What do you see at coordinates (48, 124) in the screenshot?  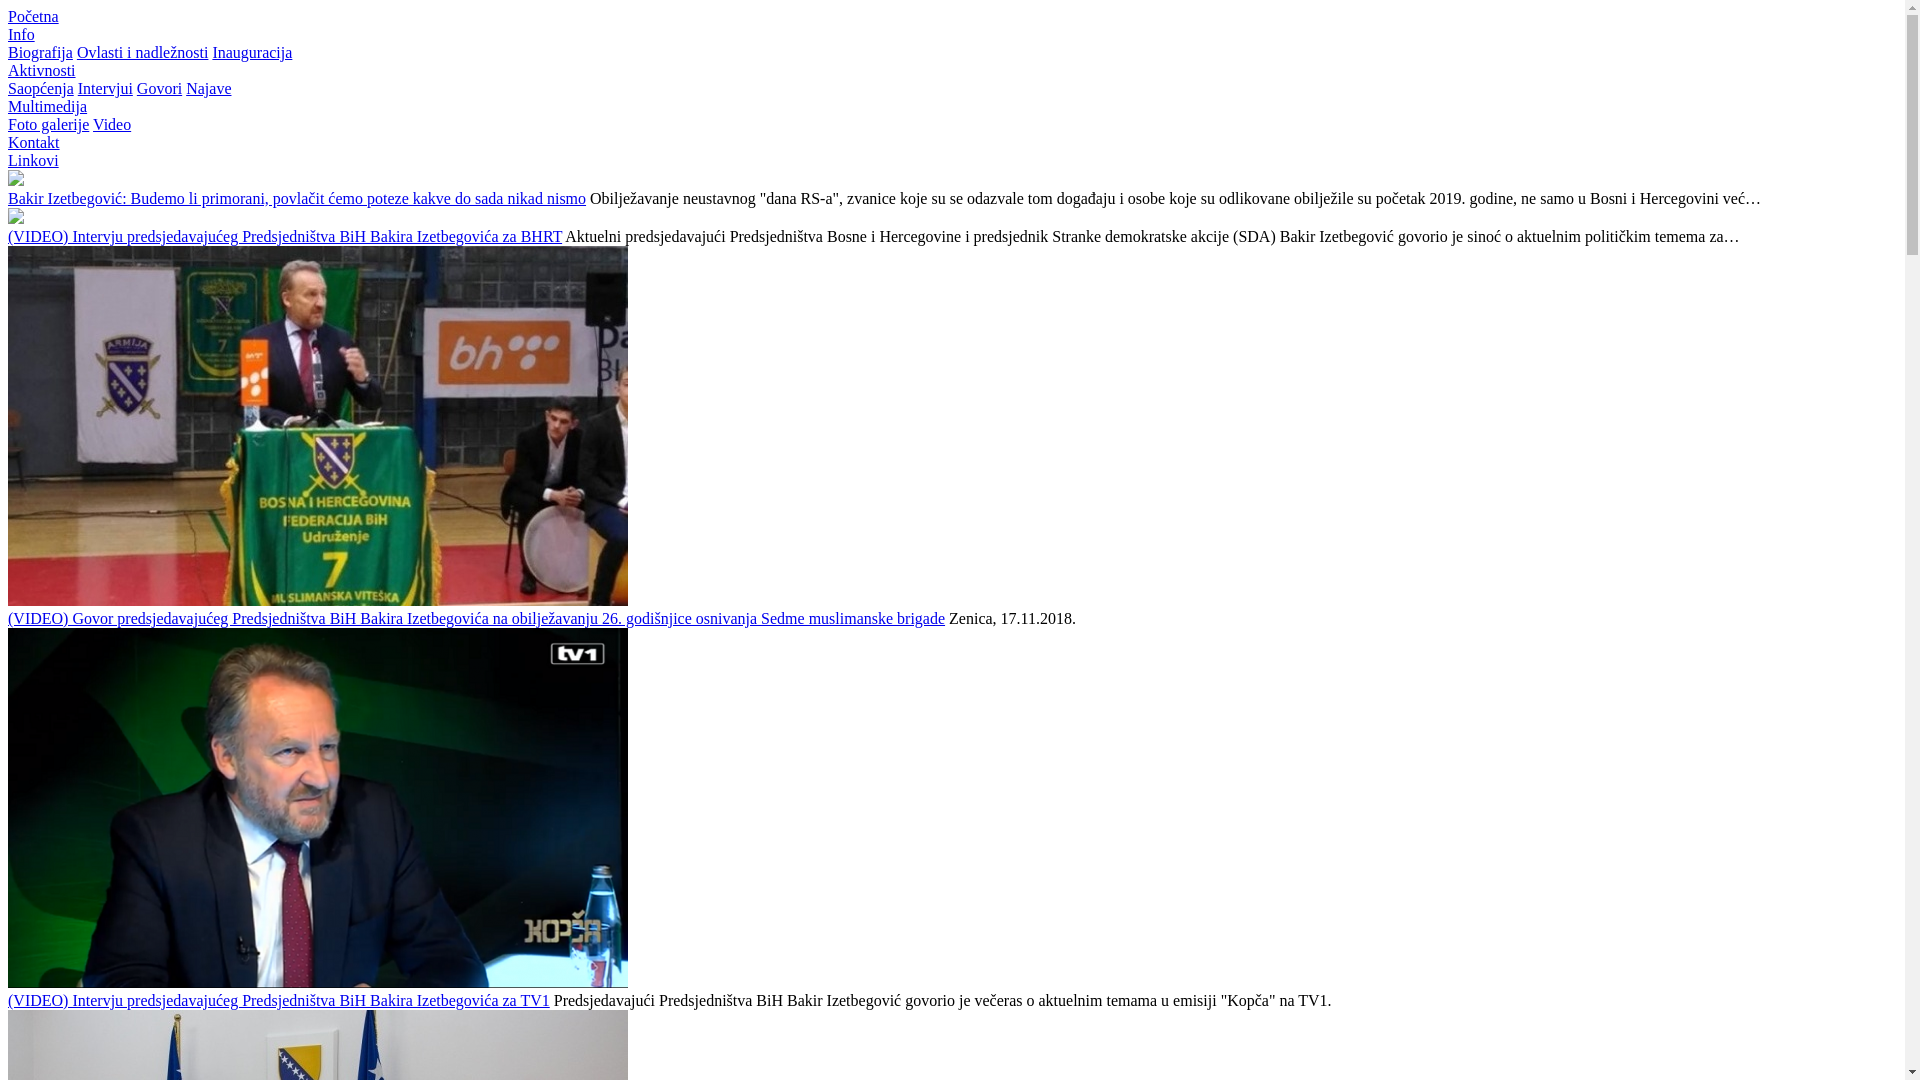 I see `'Foto galerije'` at bounding box center [48, 124].